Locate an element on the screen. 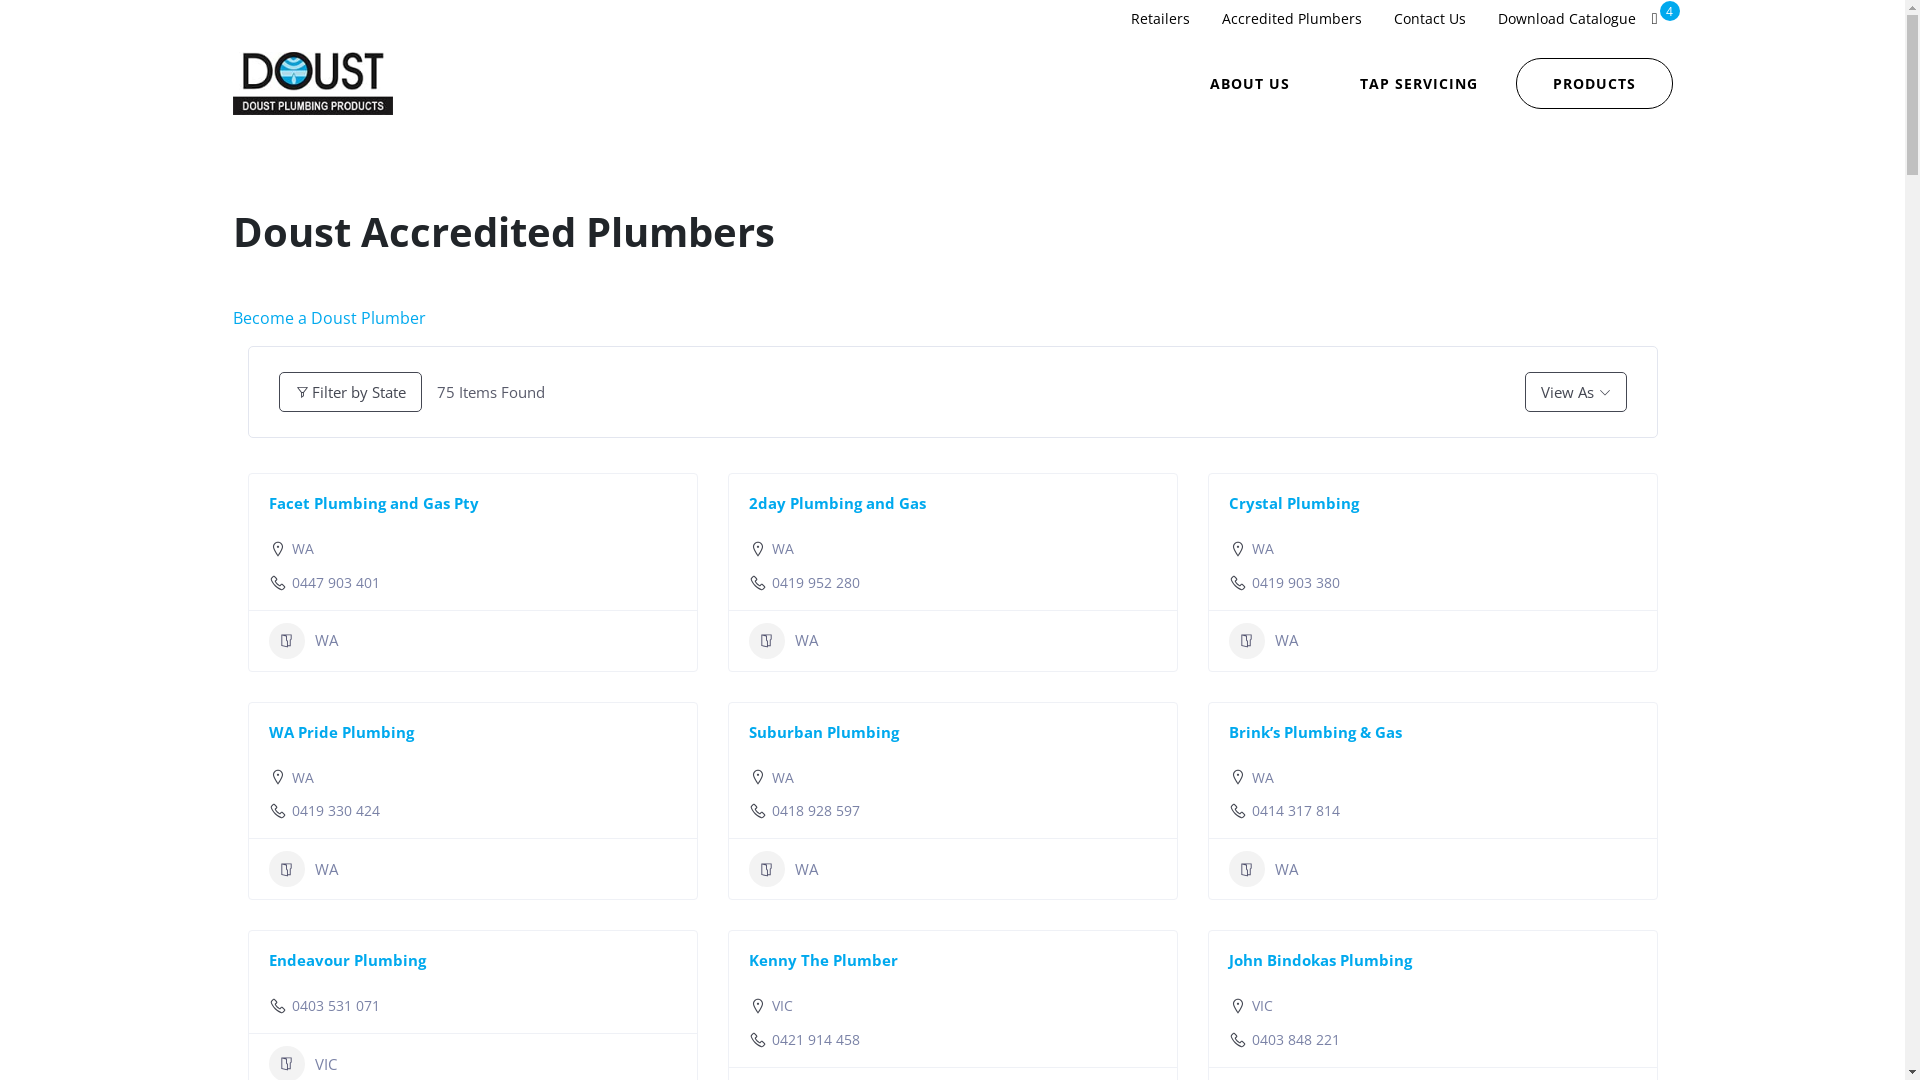 This screenshot has width=1920, height=1080. 'ABOUT US' is located at coordinates (1248, 82).